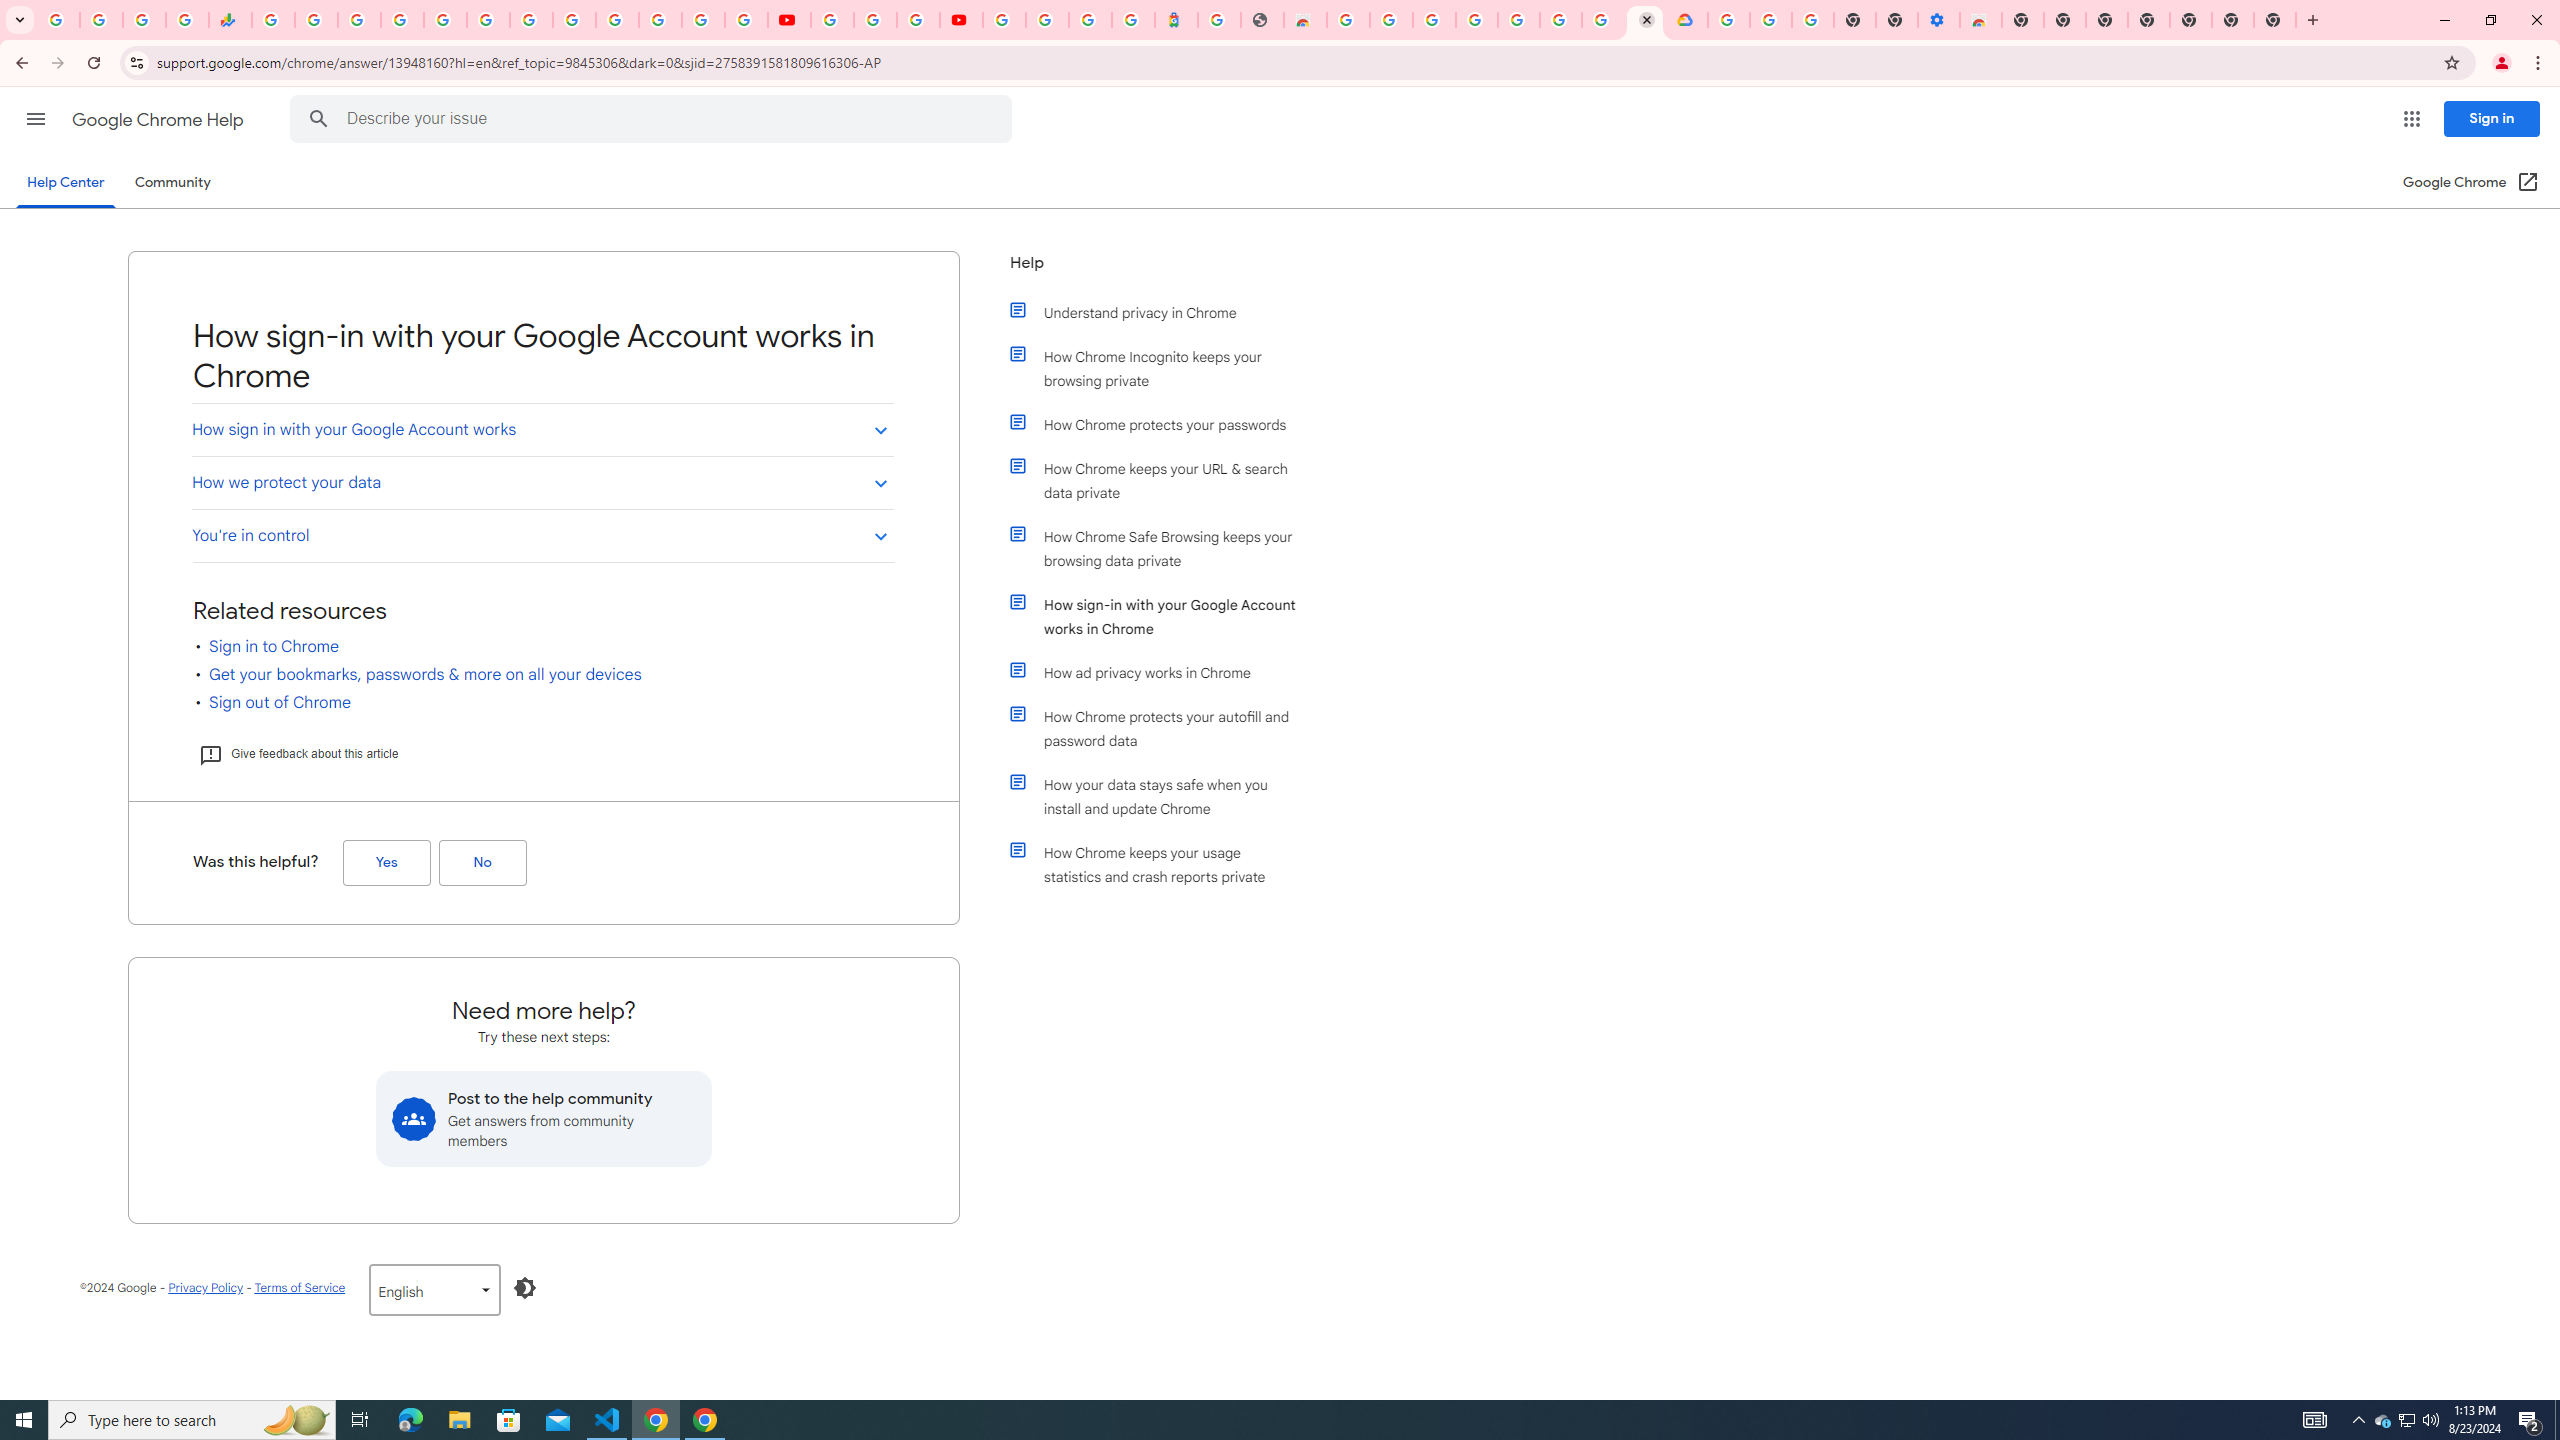 The image size is (2560, 1440). Describe the element at coordinates (1162, 548) in the screenshot. I see `'How Chrome Safe Browsing keeps your browsing data private'` at that location.